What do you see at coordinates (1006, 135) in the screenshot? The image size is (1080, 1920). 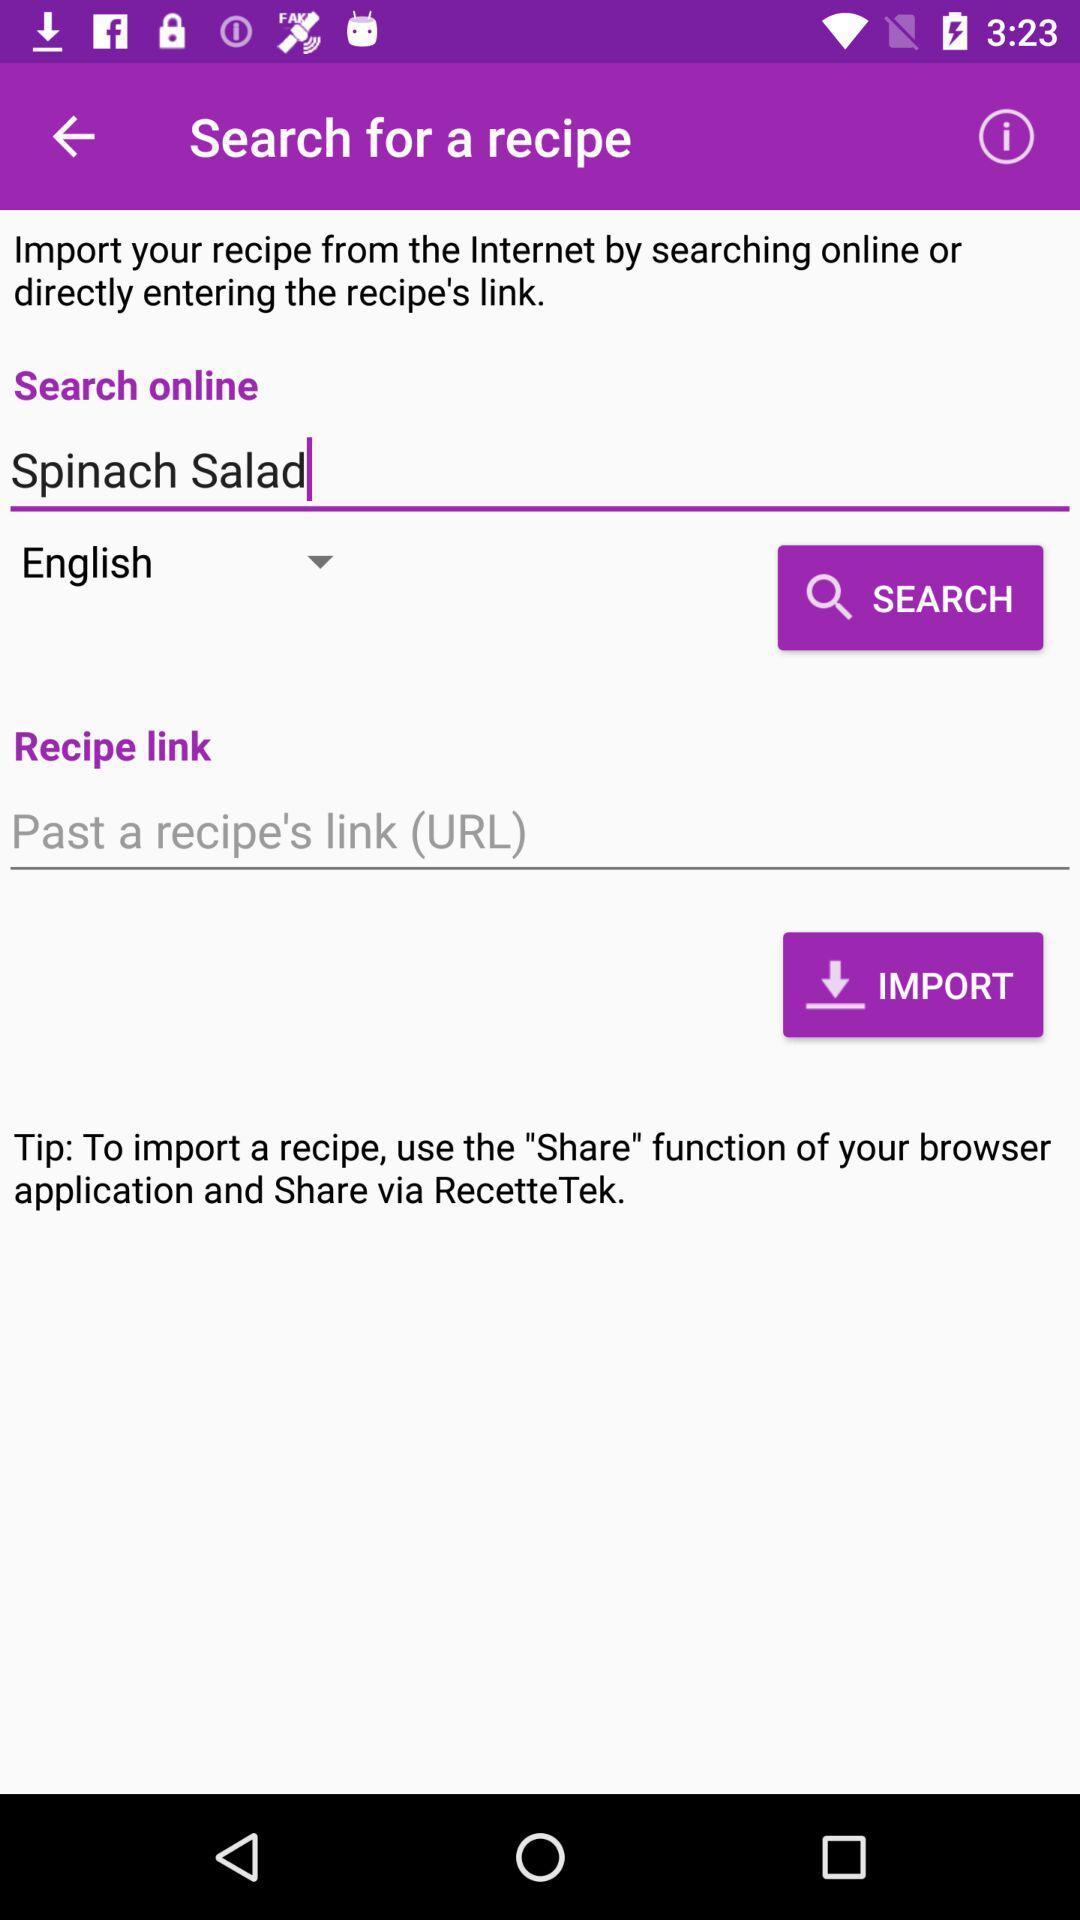 I see `icon to the right of search for a` at bounding box center [1006, 135].